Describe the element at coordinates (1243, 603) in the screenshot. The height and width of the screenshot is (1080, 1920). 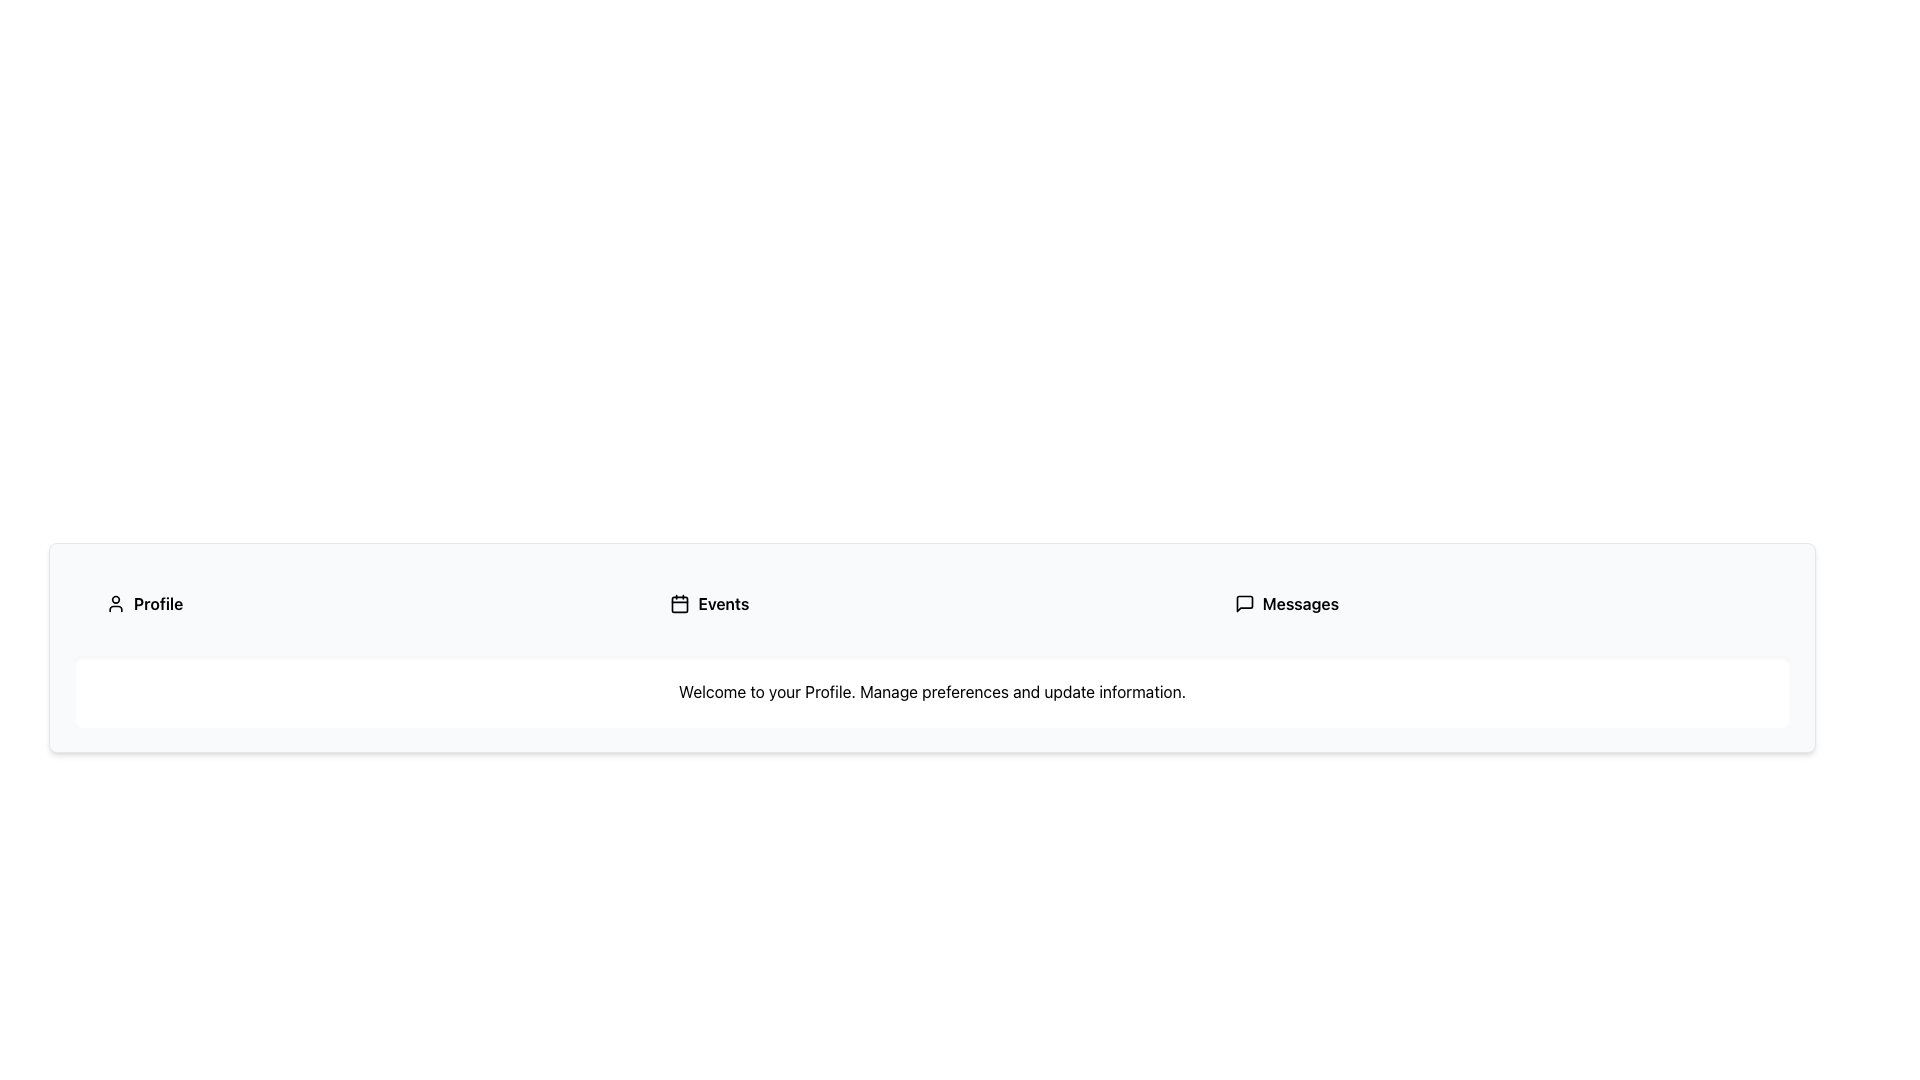
I see `the messaging icon located on the left side of the 'Messages' text in the highlighted section of the navigation bar` at that location.